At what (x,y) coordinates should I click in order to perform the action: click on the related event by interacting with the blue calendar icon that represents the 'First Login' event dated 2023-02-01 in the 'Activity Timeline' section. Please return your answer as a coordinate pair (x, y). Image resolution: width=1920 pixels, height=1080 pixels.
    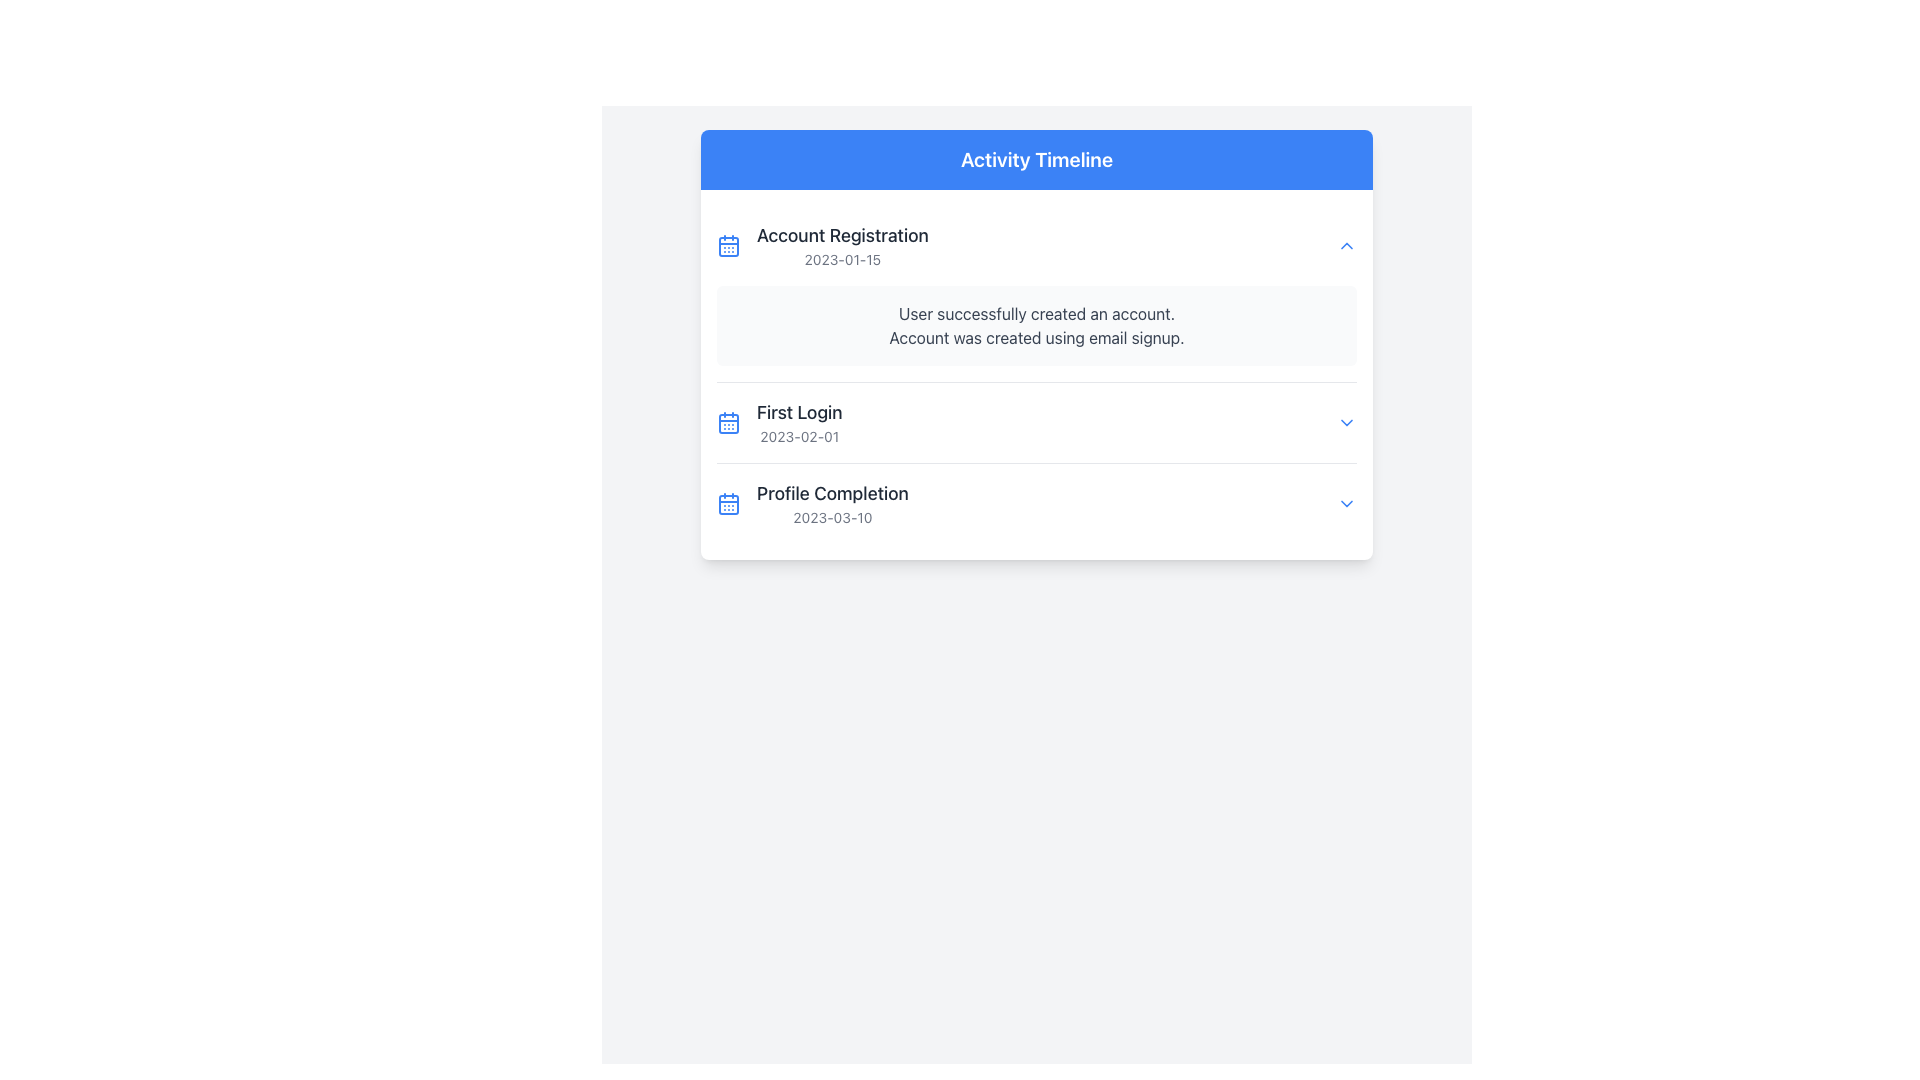
    Looking at the image, I should click on (728, 422).